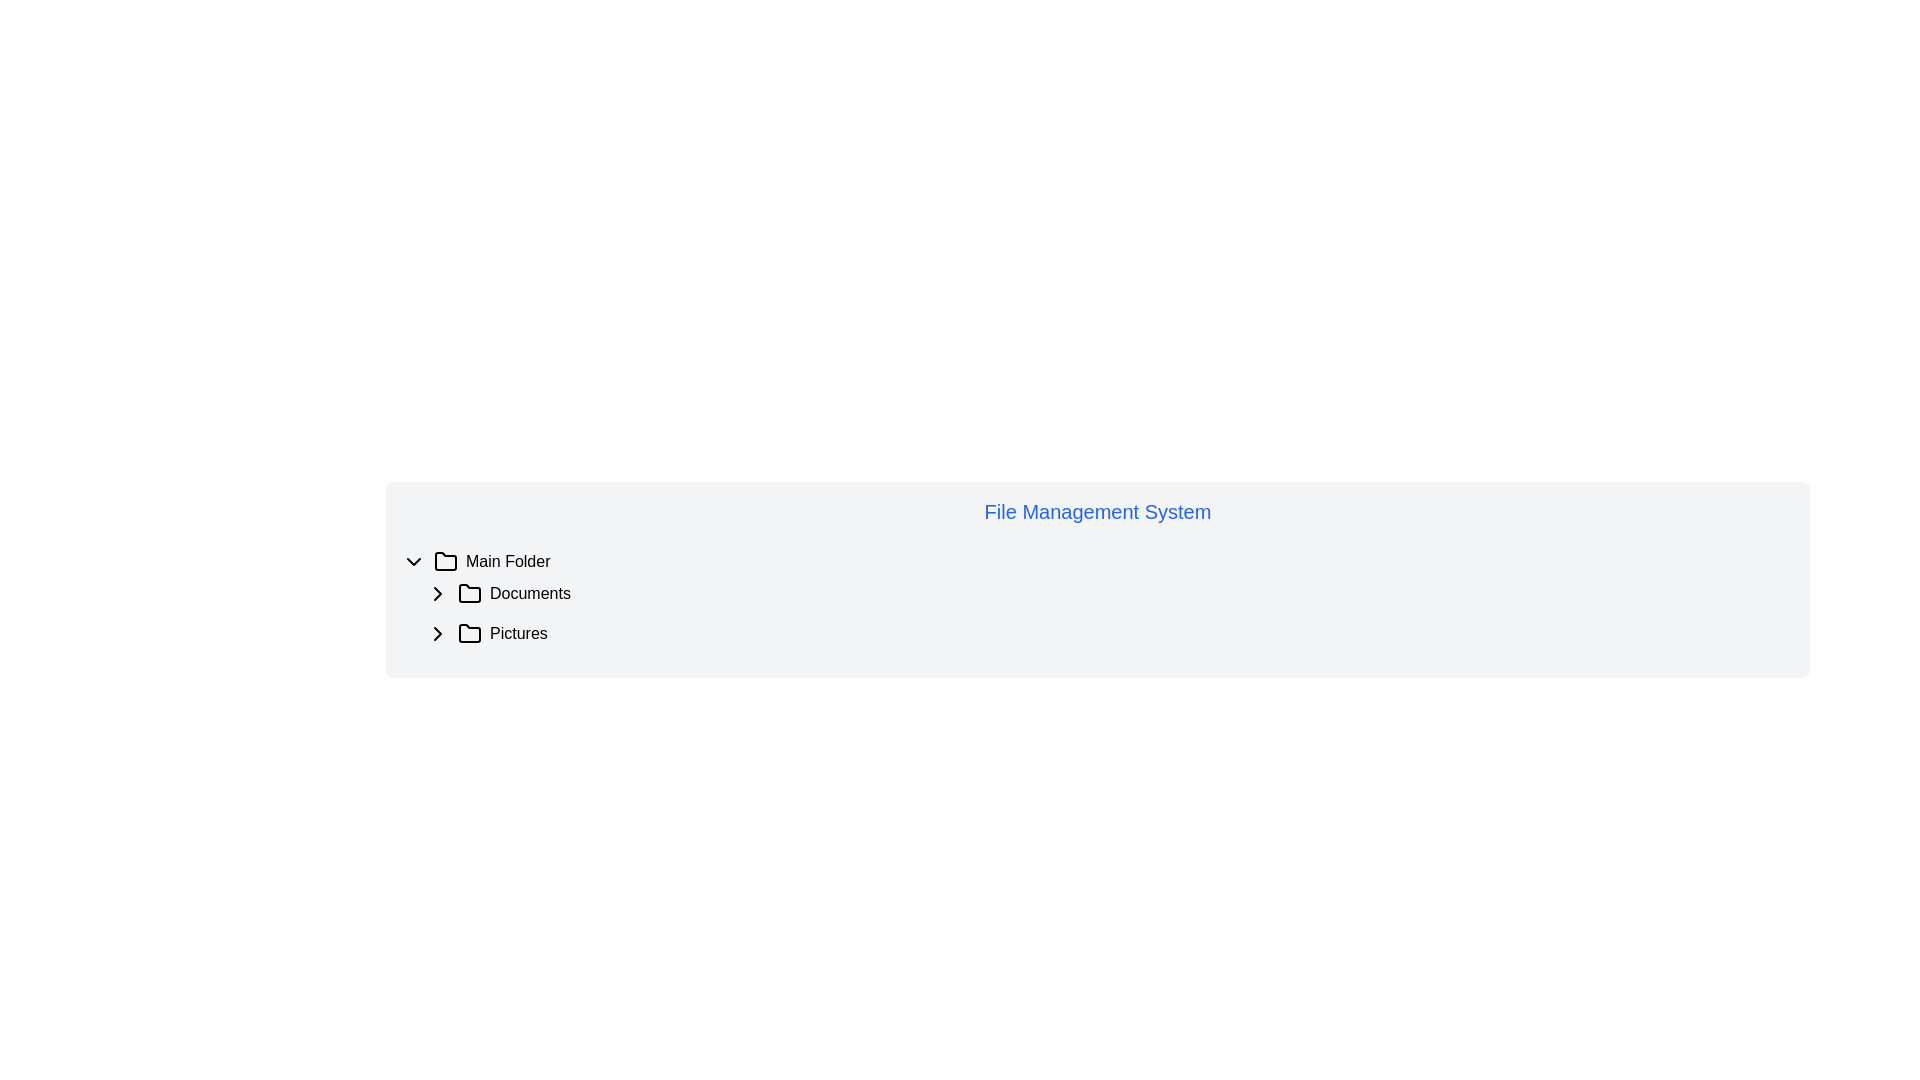  Describe the element at coordinates (469, 592) in the screenshot. I see `the small folder icon located as the second item in the file management tree view under the 'Documents' label` at that location.